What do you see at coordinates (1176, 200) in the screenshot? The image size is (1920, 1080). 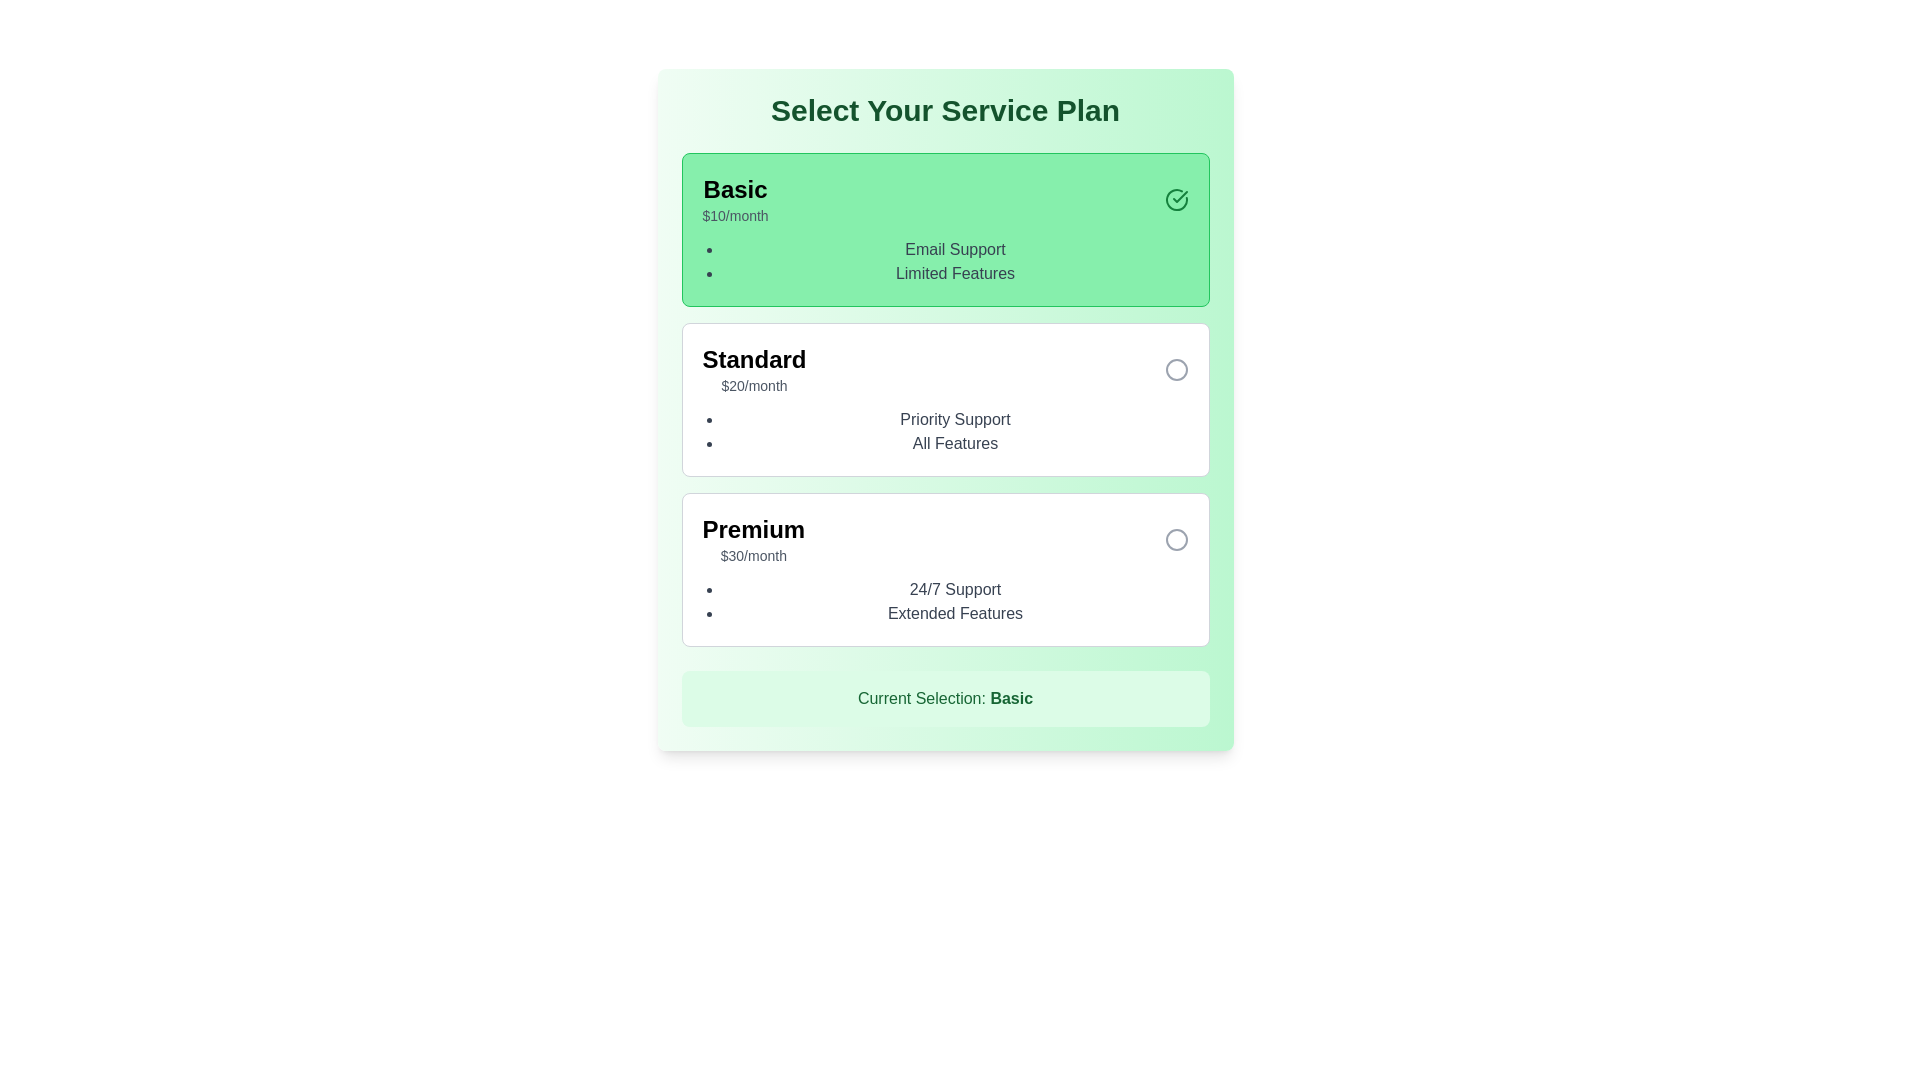 I see `the subscription plan icon that indicates the currently selected 'Basic' subscription option, positioned at the top-right side of the highlighted area` at bounding box center [1176, 200].